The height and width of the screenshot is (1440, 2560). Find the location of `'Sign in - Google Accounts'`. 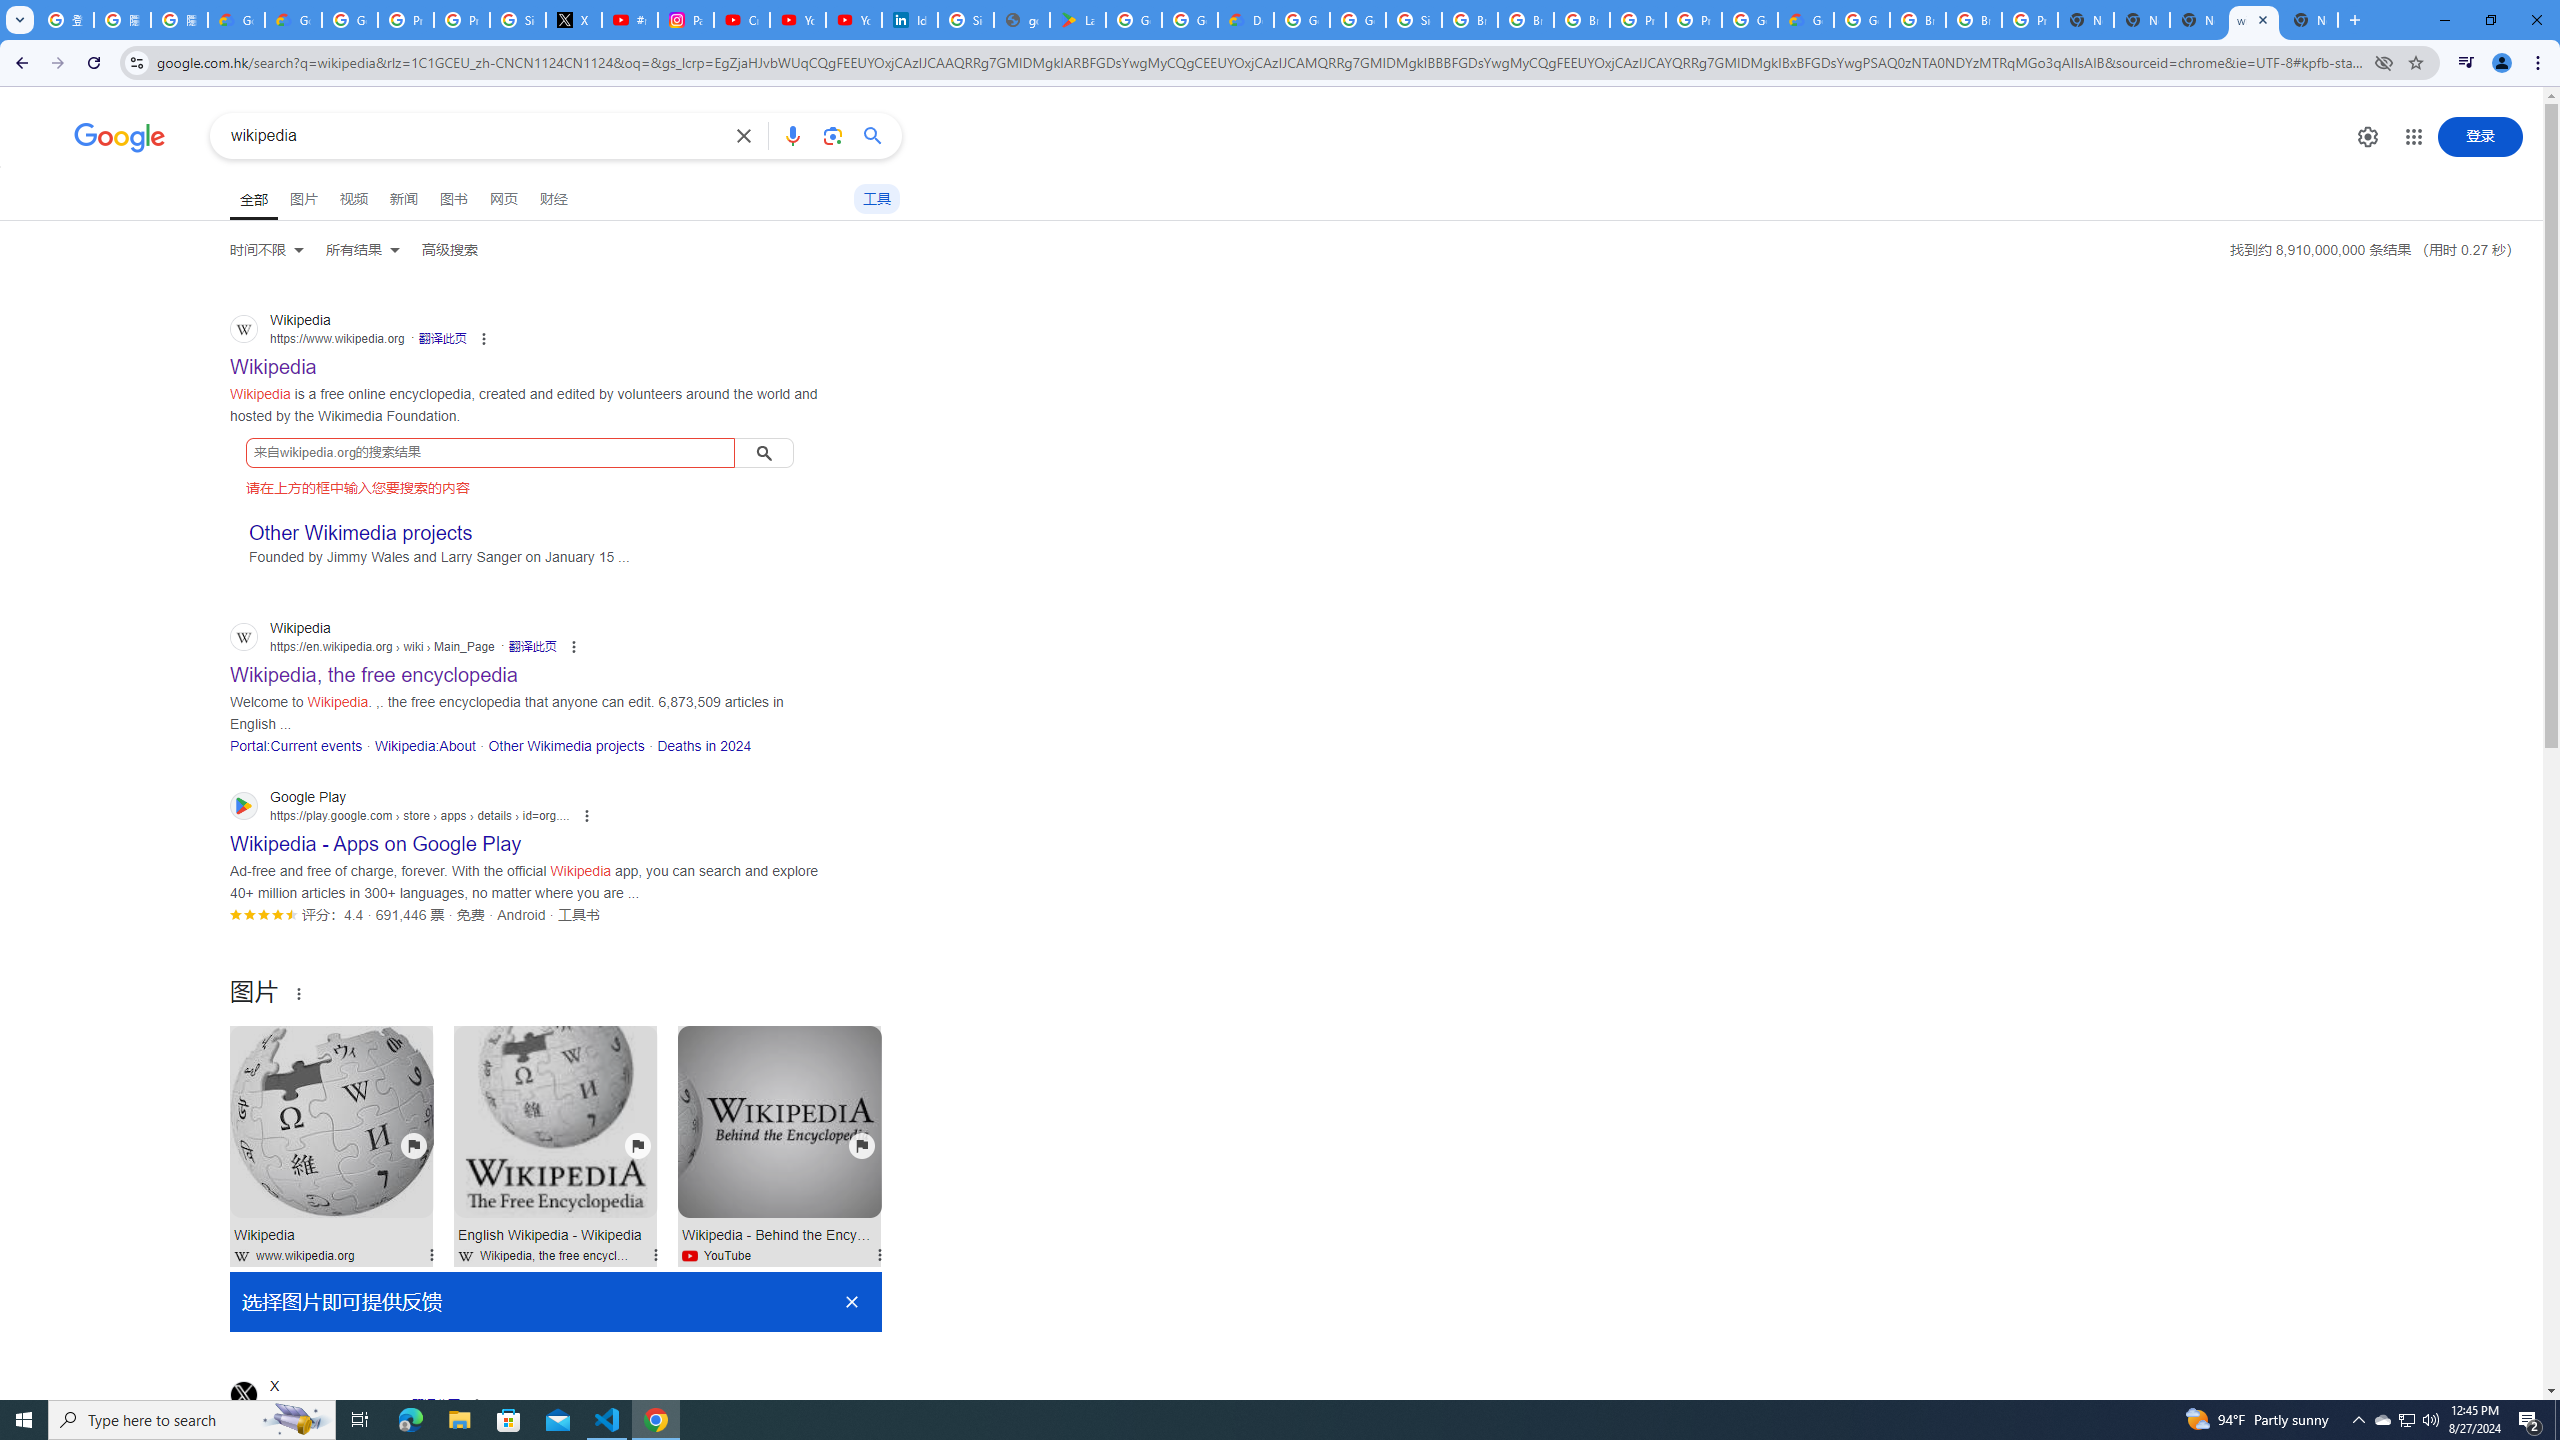

'Sign in - Google Accounts' is located at coordinates (517, 19).